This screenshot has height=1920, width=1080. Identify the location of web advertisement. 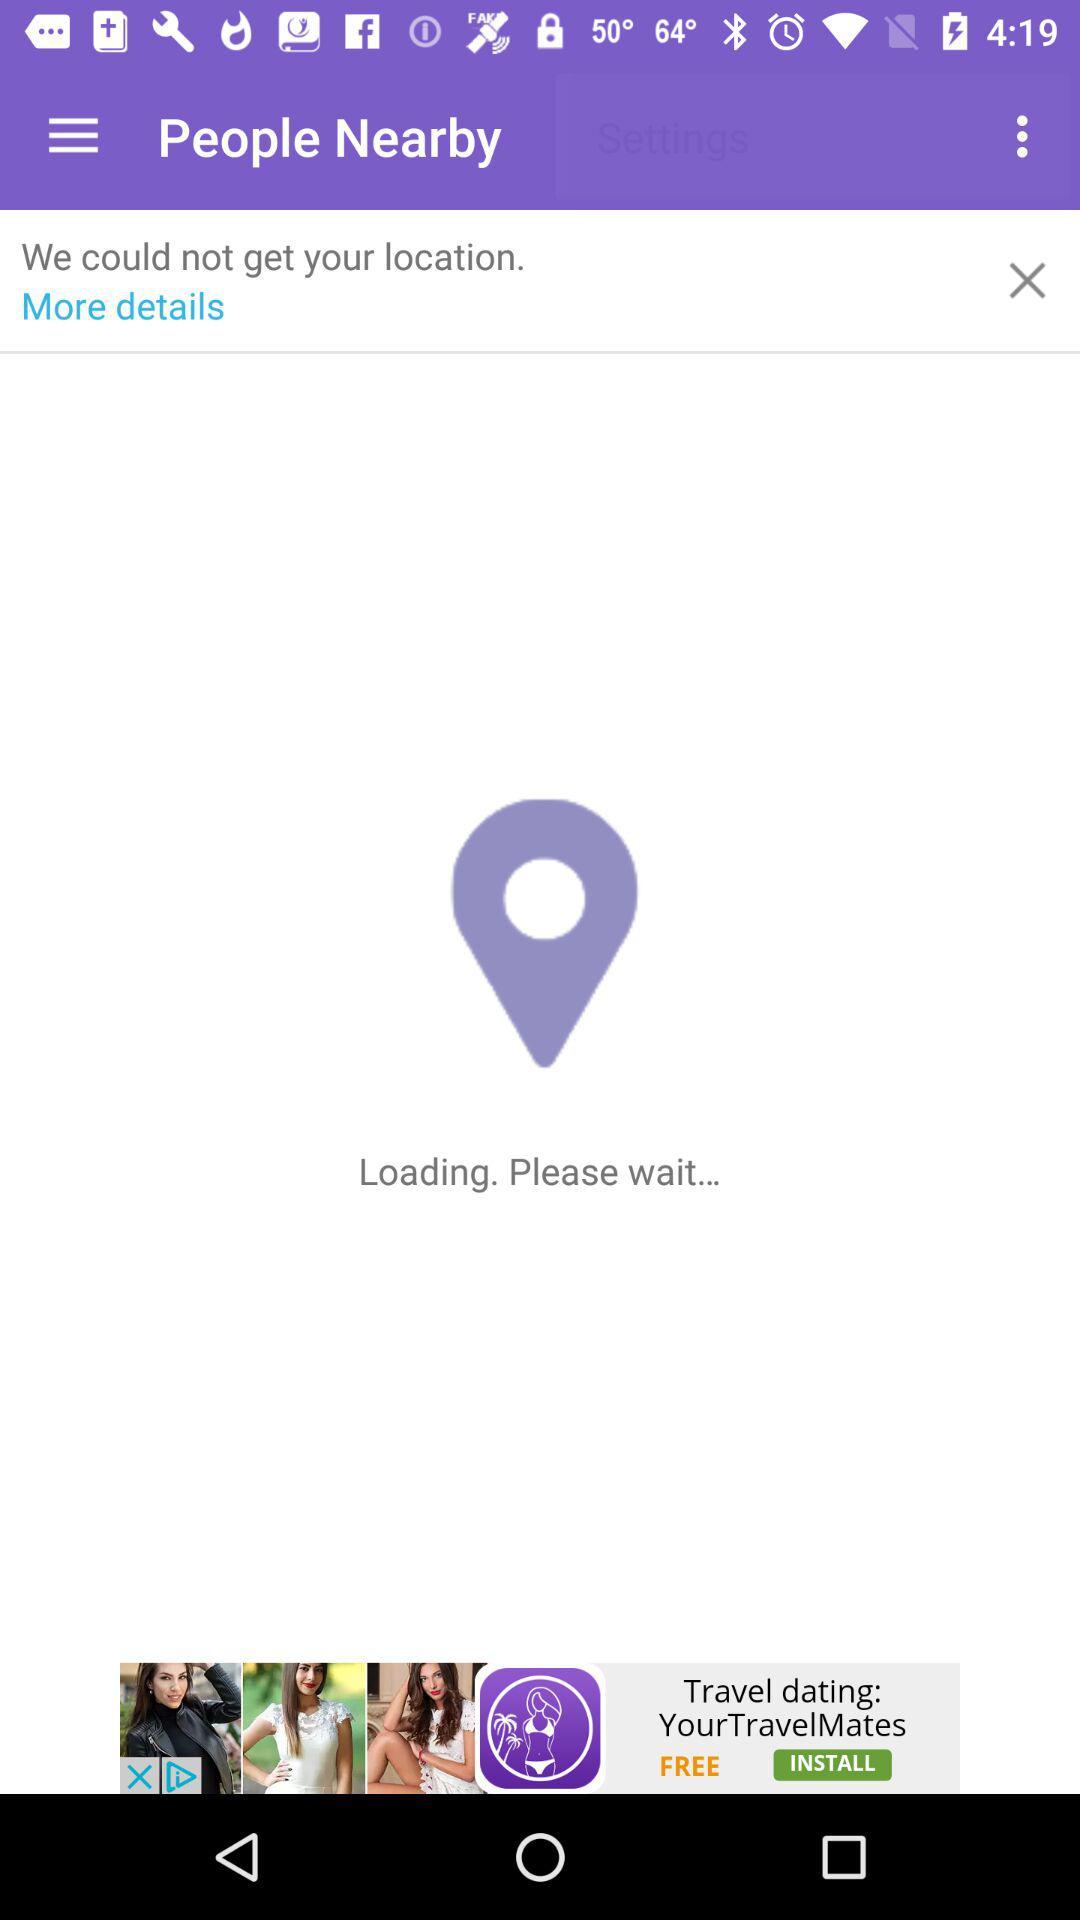
(540, 1727).